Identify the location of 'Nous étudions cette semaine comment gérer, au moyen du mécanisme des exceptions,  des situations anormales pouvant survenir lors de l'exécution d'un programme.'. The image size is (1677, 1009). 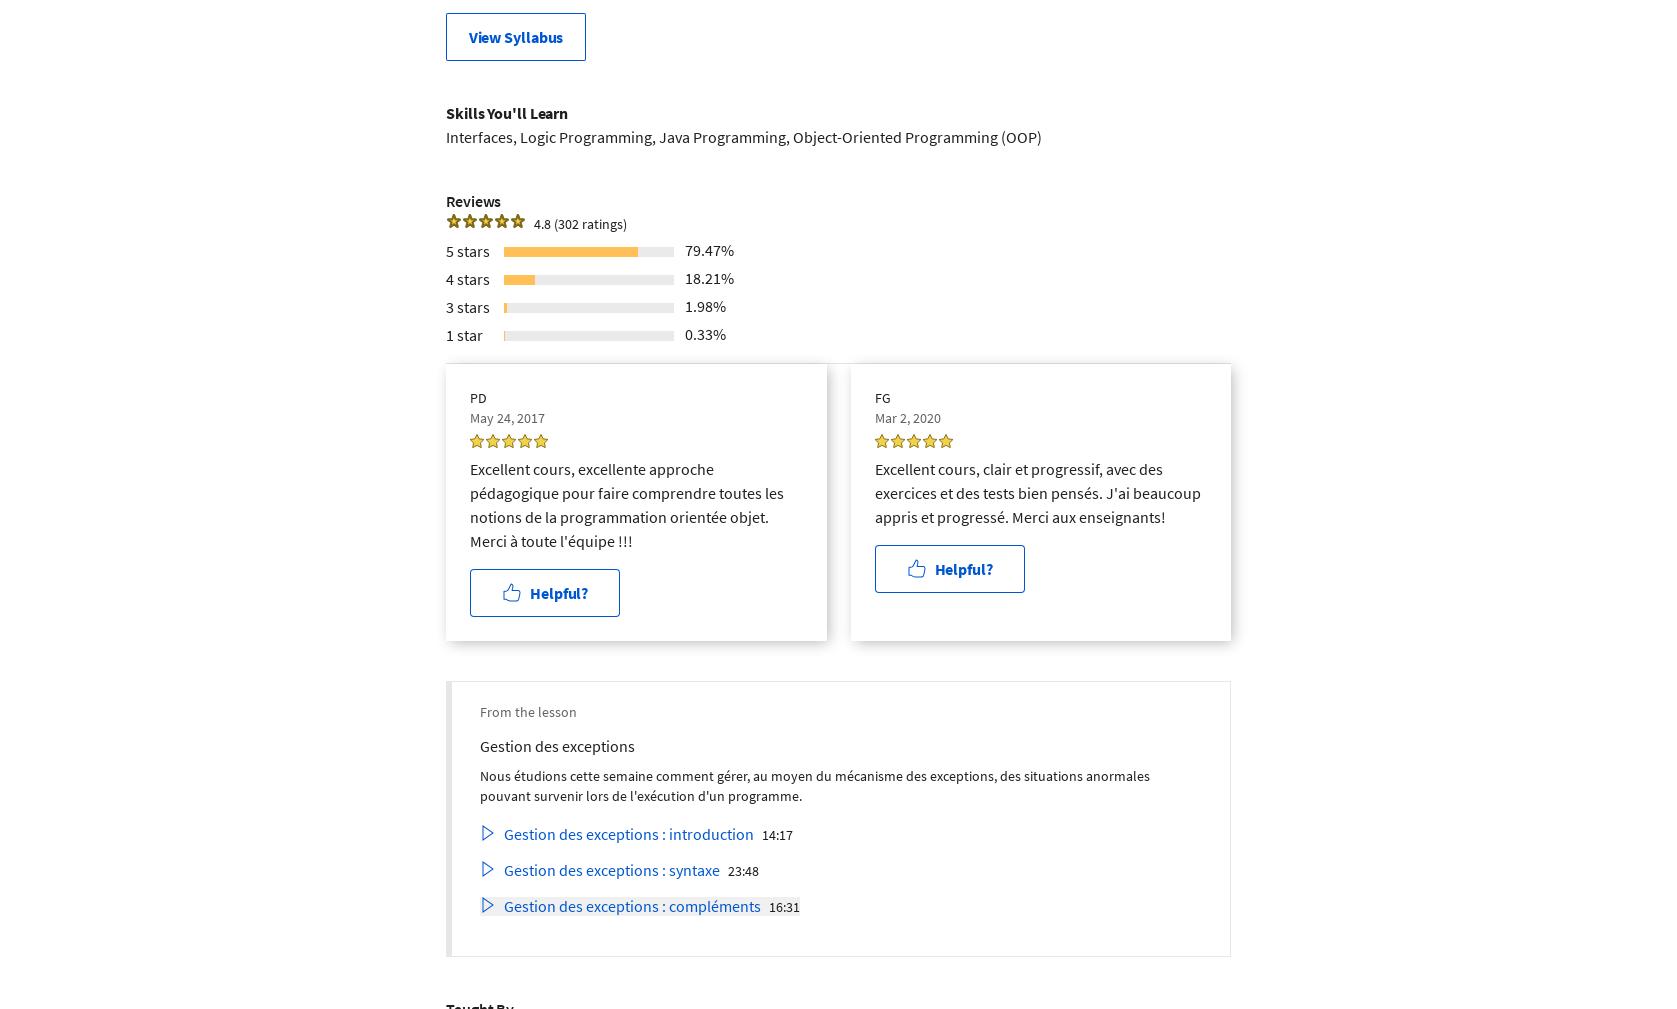
(815, 785).